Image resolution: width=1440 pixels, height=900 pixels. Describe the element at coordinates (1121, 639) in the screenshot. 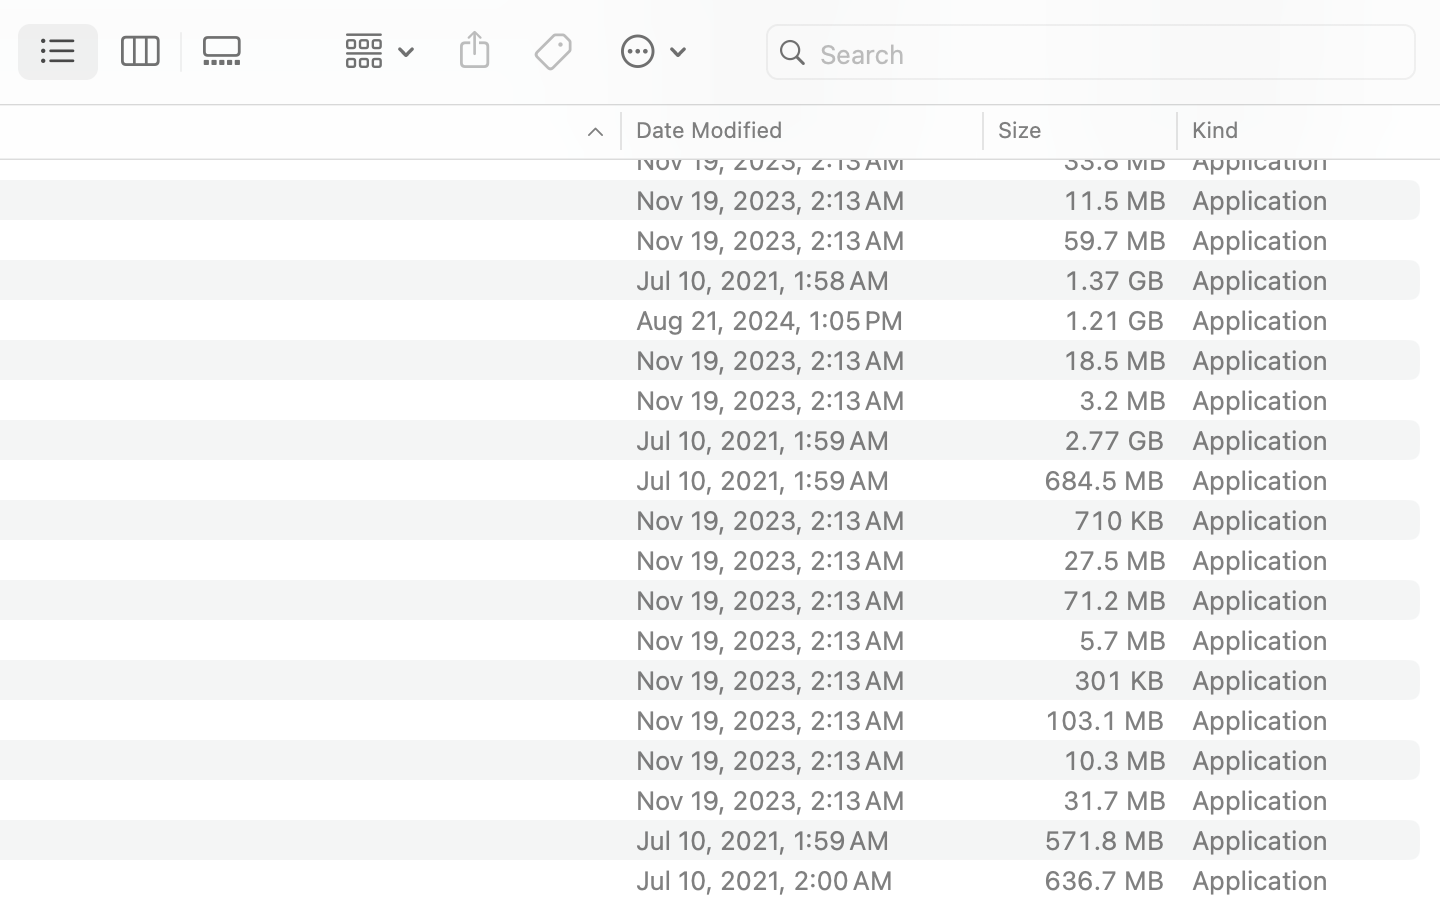

I see `'5.7 MB'` at that location.